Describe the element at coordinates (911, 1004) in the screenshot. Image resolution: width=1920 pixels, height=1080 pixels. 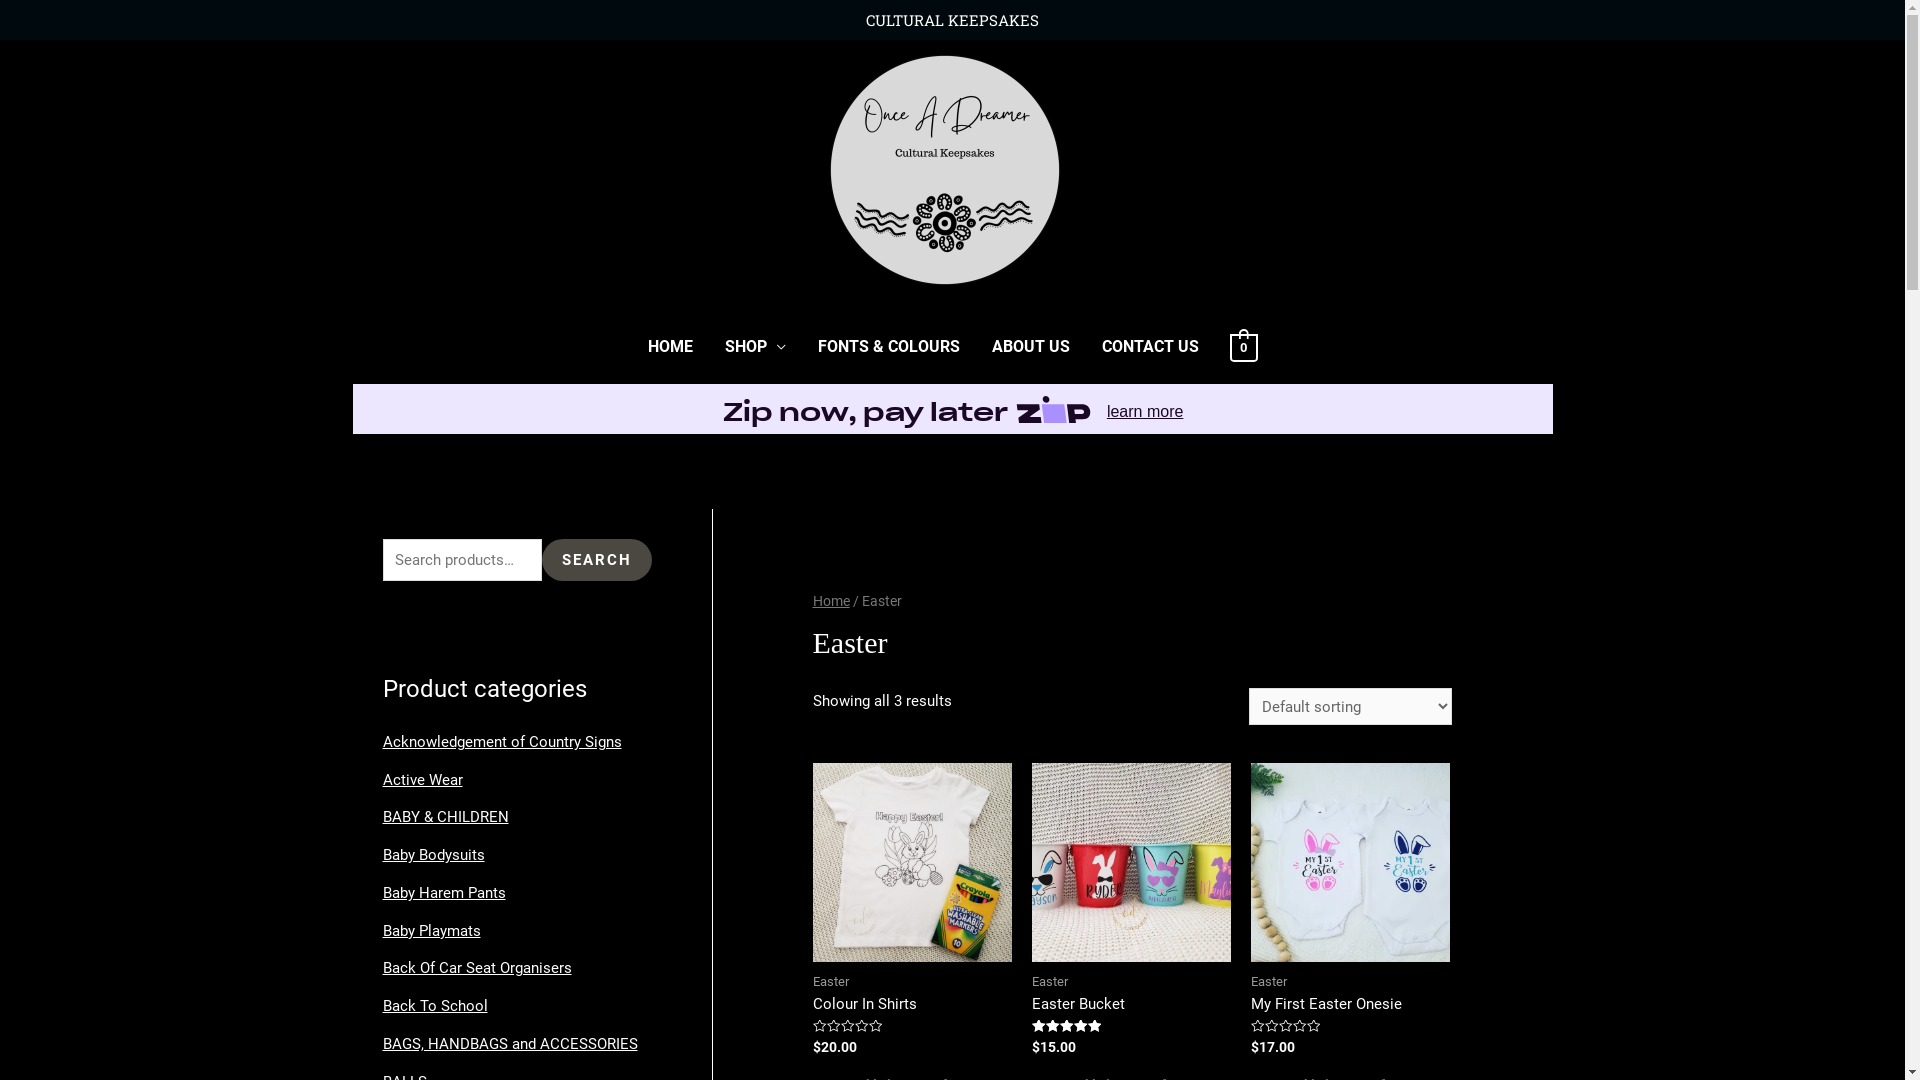
I see `'Colour In Shirts'` at that location.